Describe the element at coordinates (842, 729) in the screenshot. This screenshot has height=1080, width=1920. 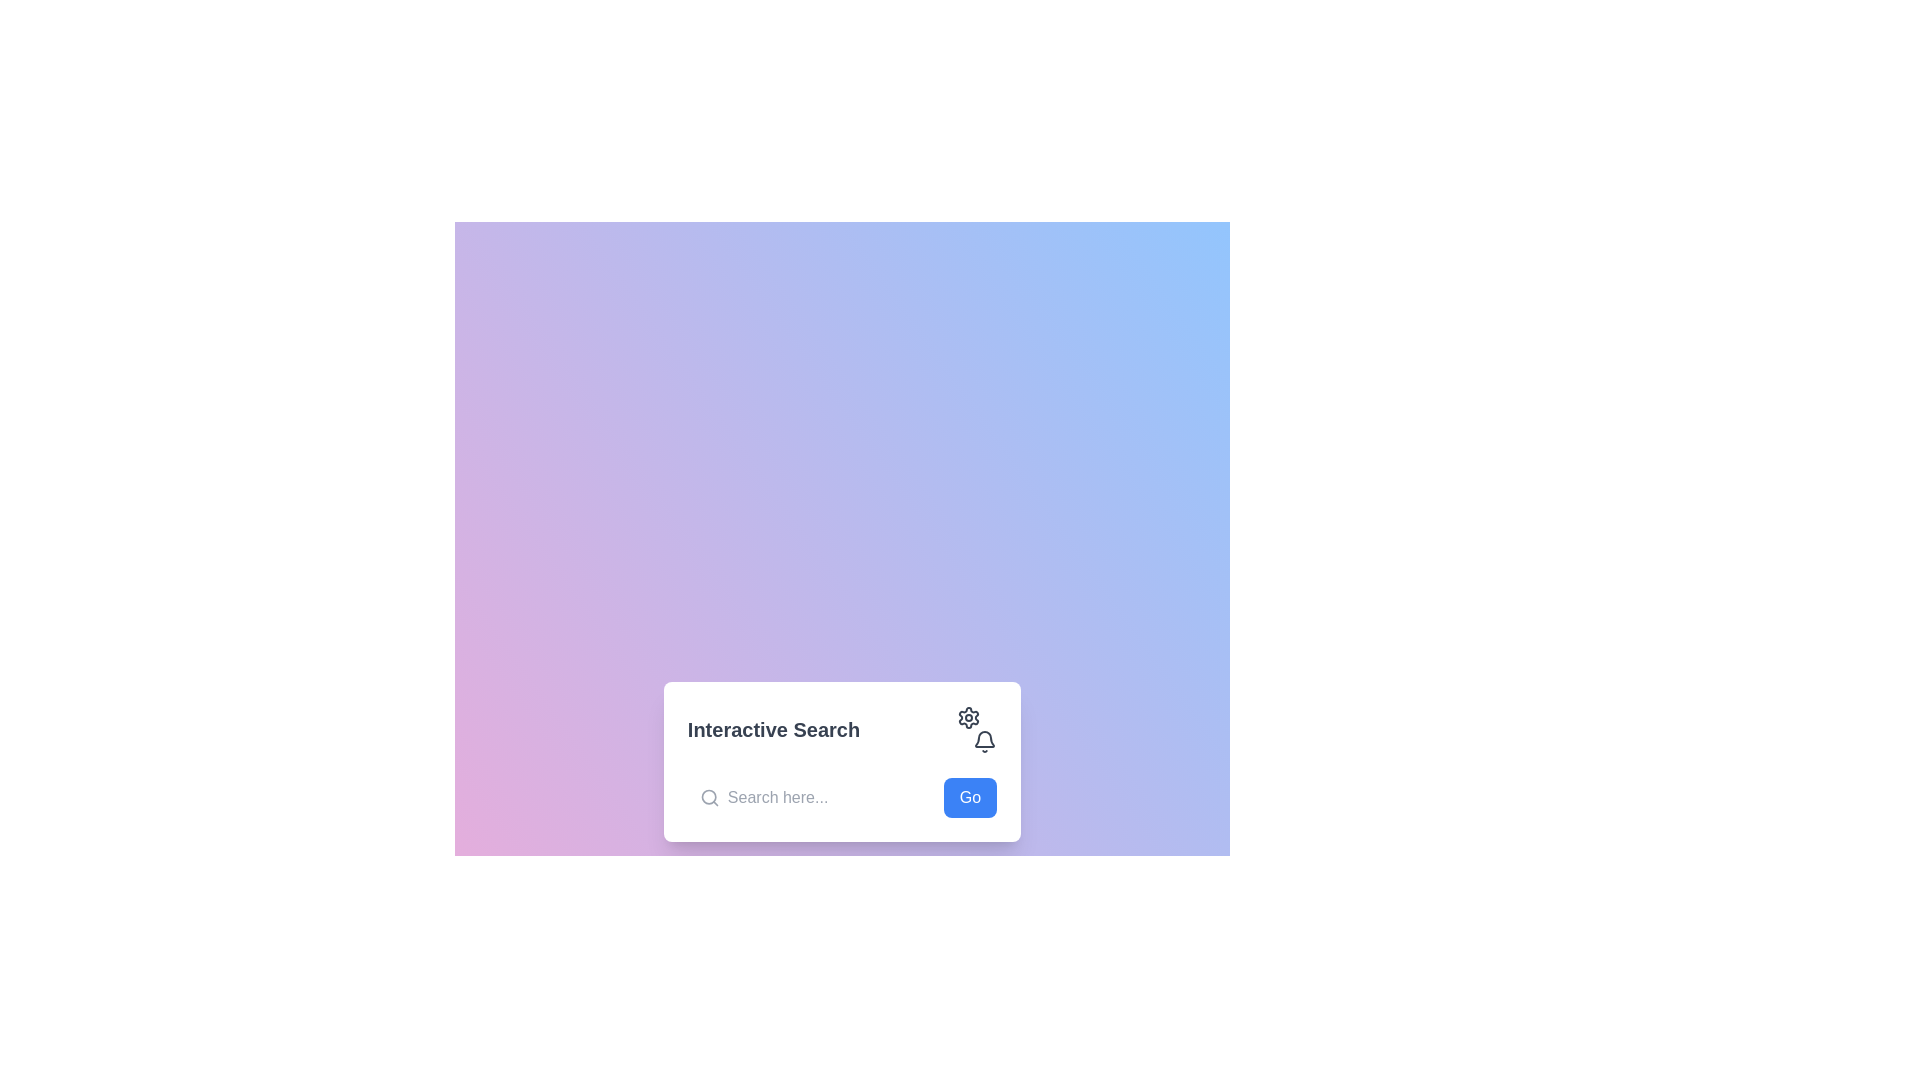
I see `the 'Interactive Search' text label located at the top of the card-style layout, which is left-aligned to the interactive icons on the right` at that location.